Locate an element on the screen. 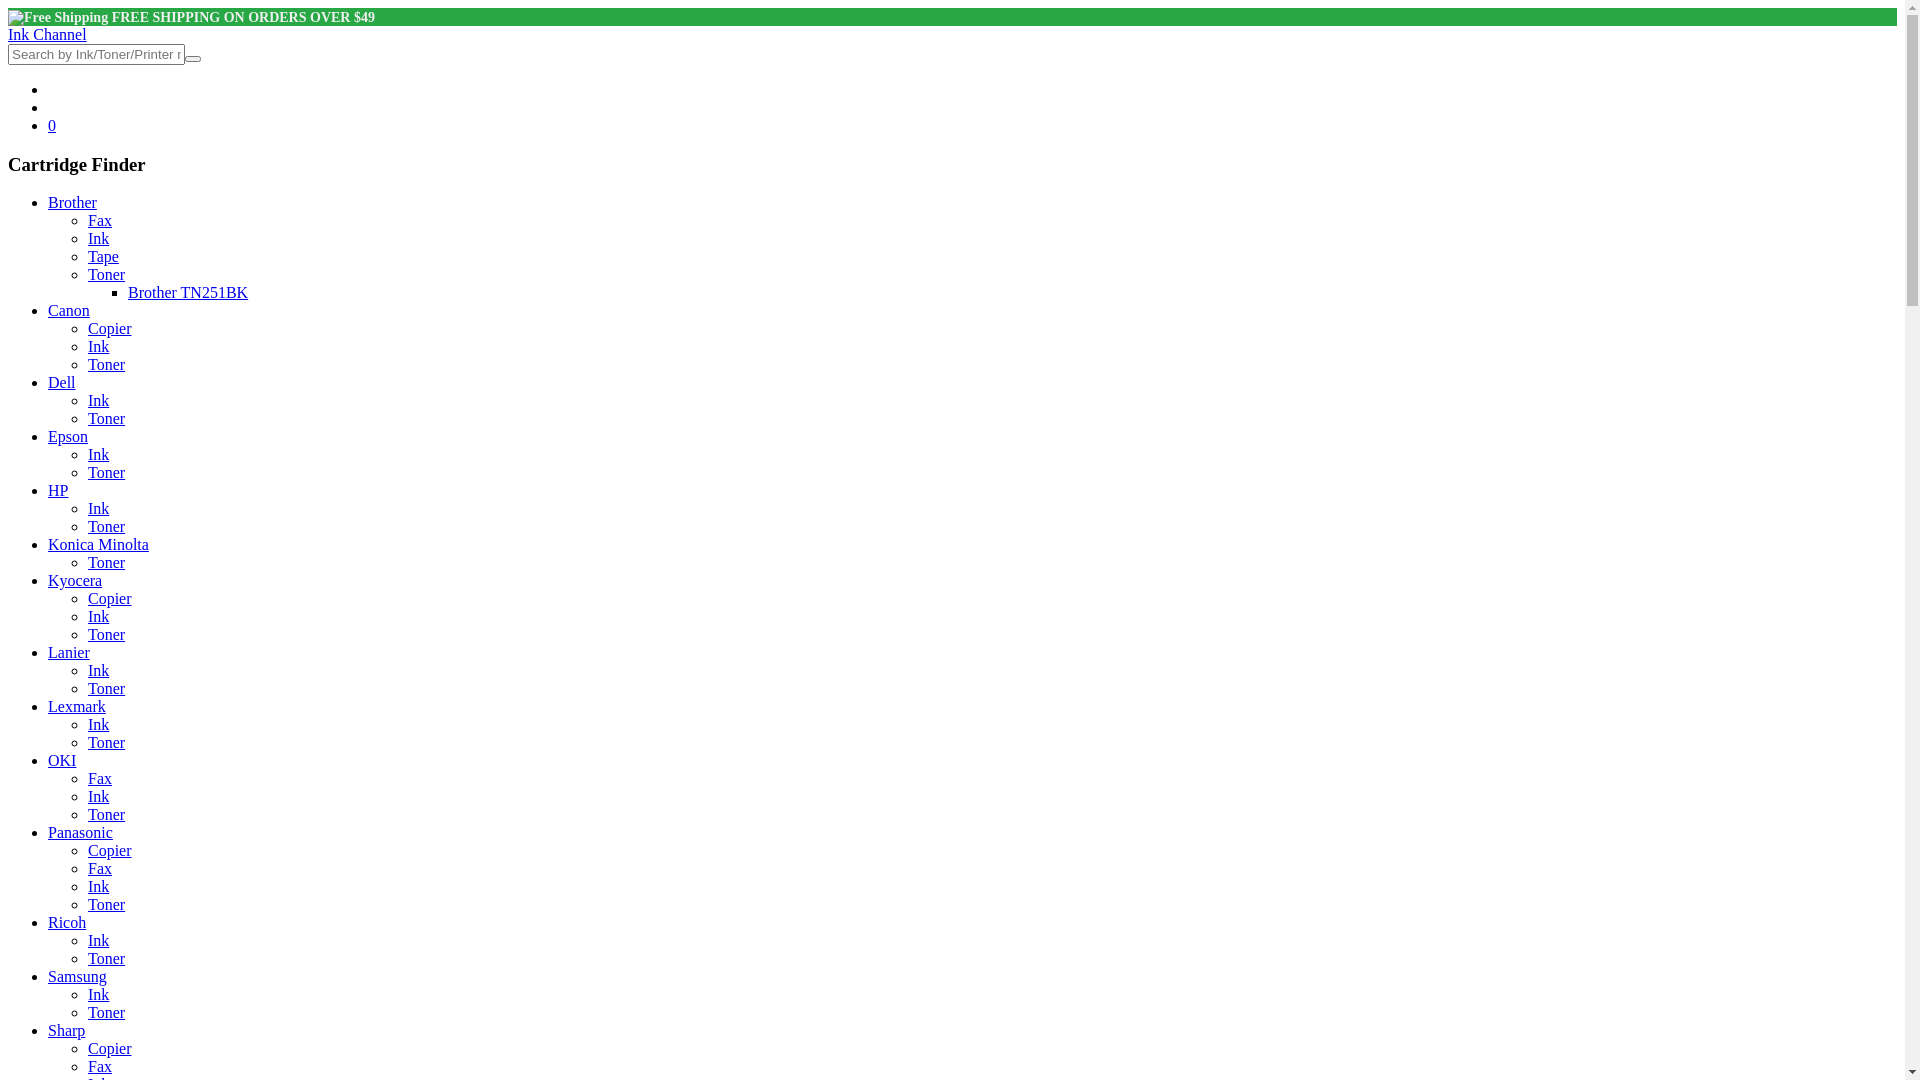 Image resolution: width=1920 pixels, height=1080 pixels. 'Samsung' is located at coordinates (48, 975).